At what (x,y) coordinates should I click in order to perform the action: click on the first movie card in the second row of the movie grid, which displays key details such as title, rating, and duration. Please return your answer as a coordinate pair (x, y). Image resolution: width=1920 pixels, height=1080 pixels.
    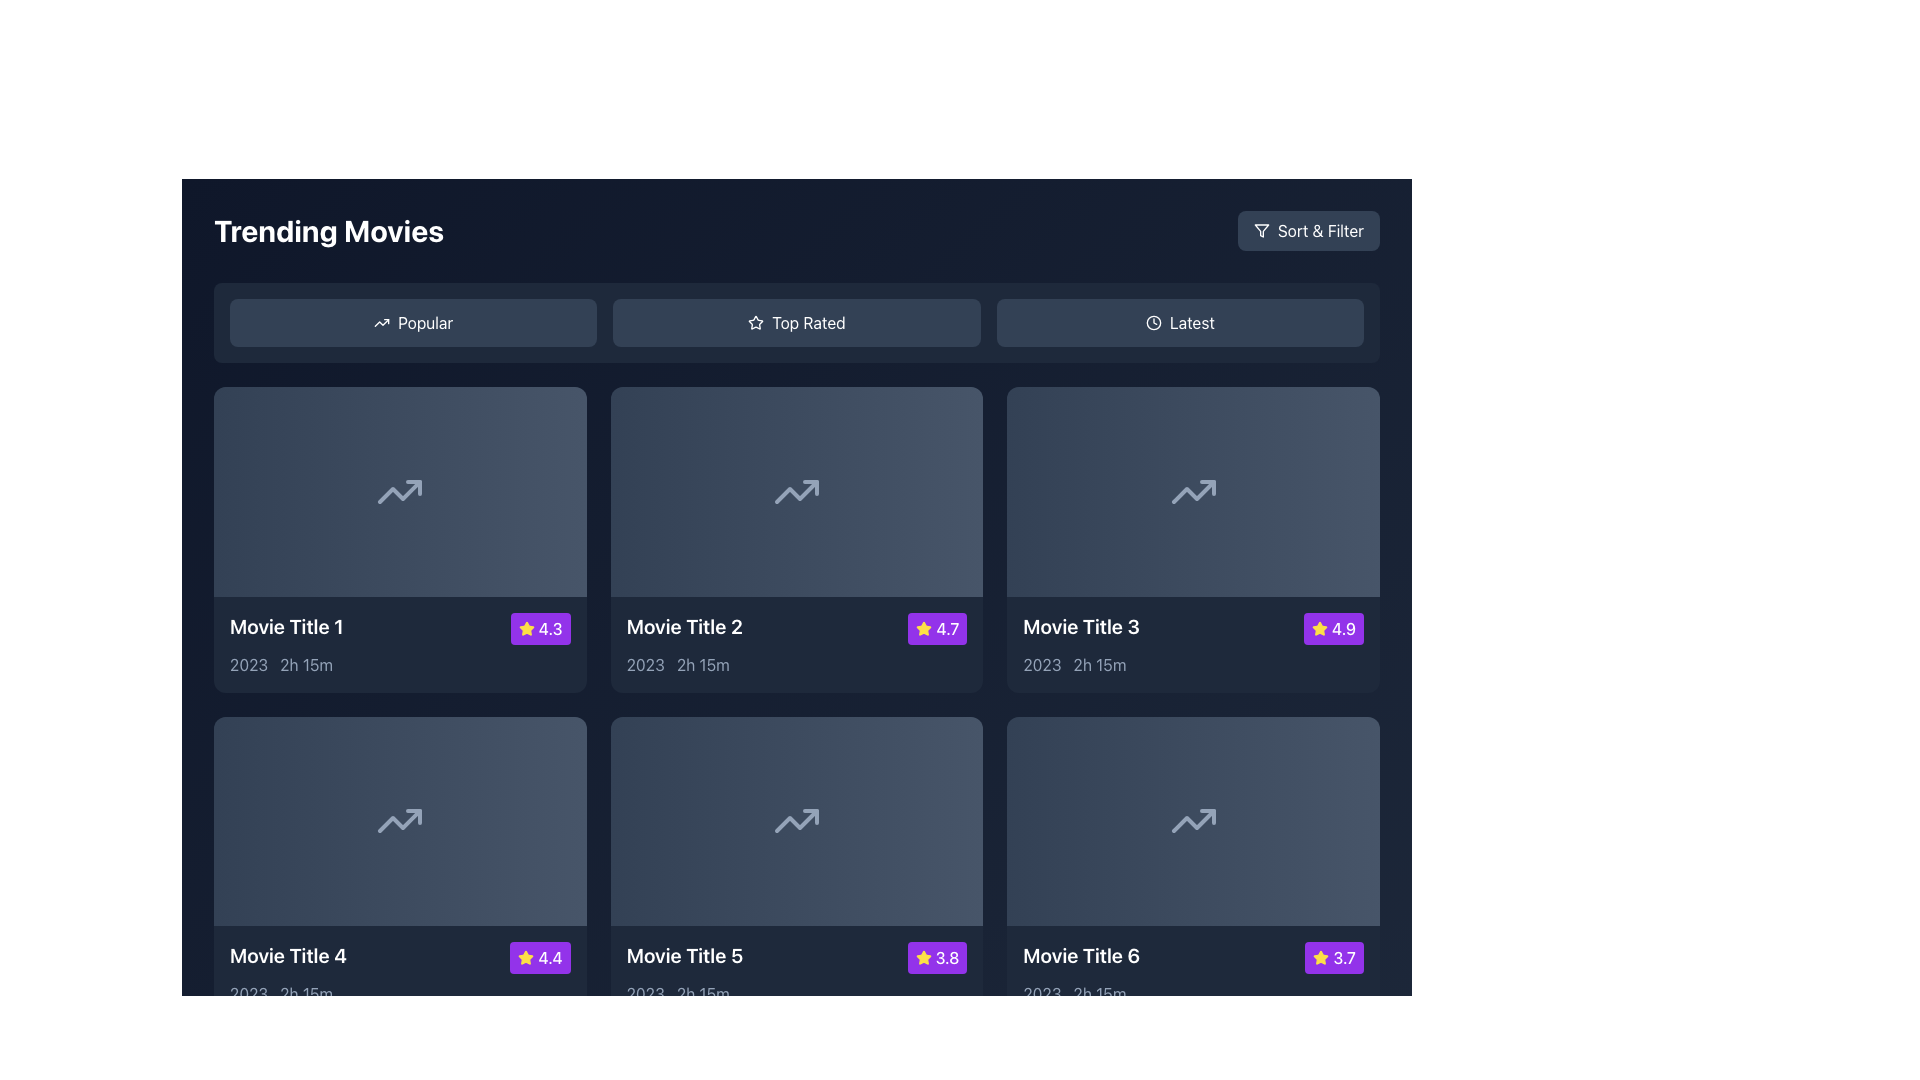
    Looking at the image, I should click on (400, 973).